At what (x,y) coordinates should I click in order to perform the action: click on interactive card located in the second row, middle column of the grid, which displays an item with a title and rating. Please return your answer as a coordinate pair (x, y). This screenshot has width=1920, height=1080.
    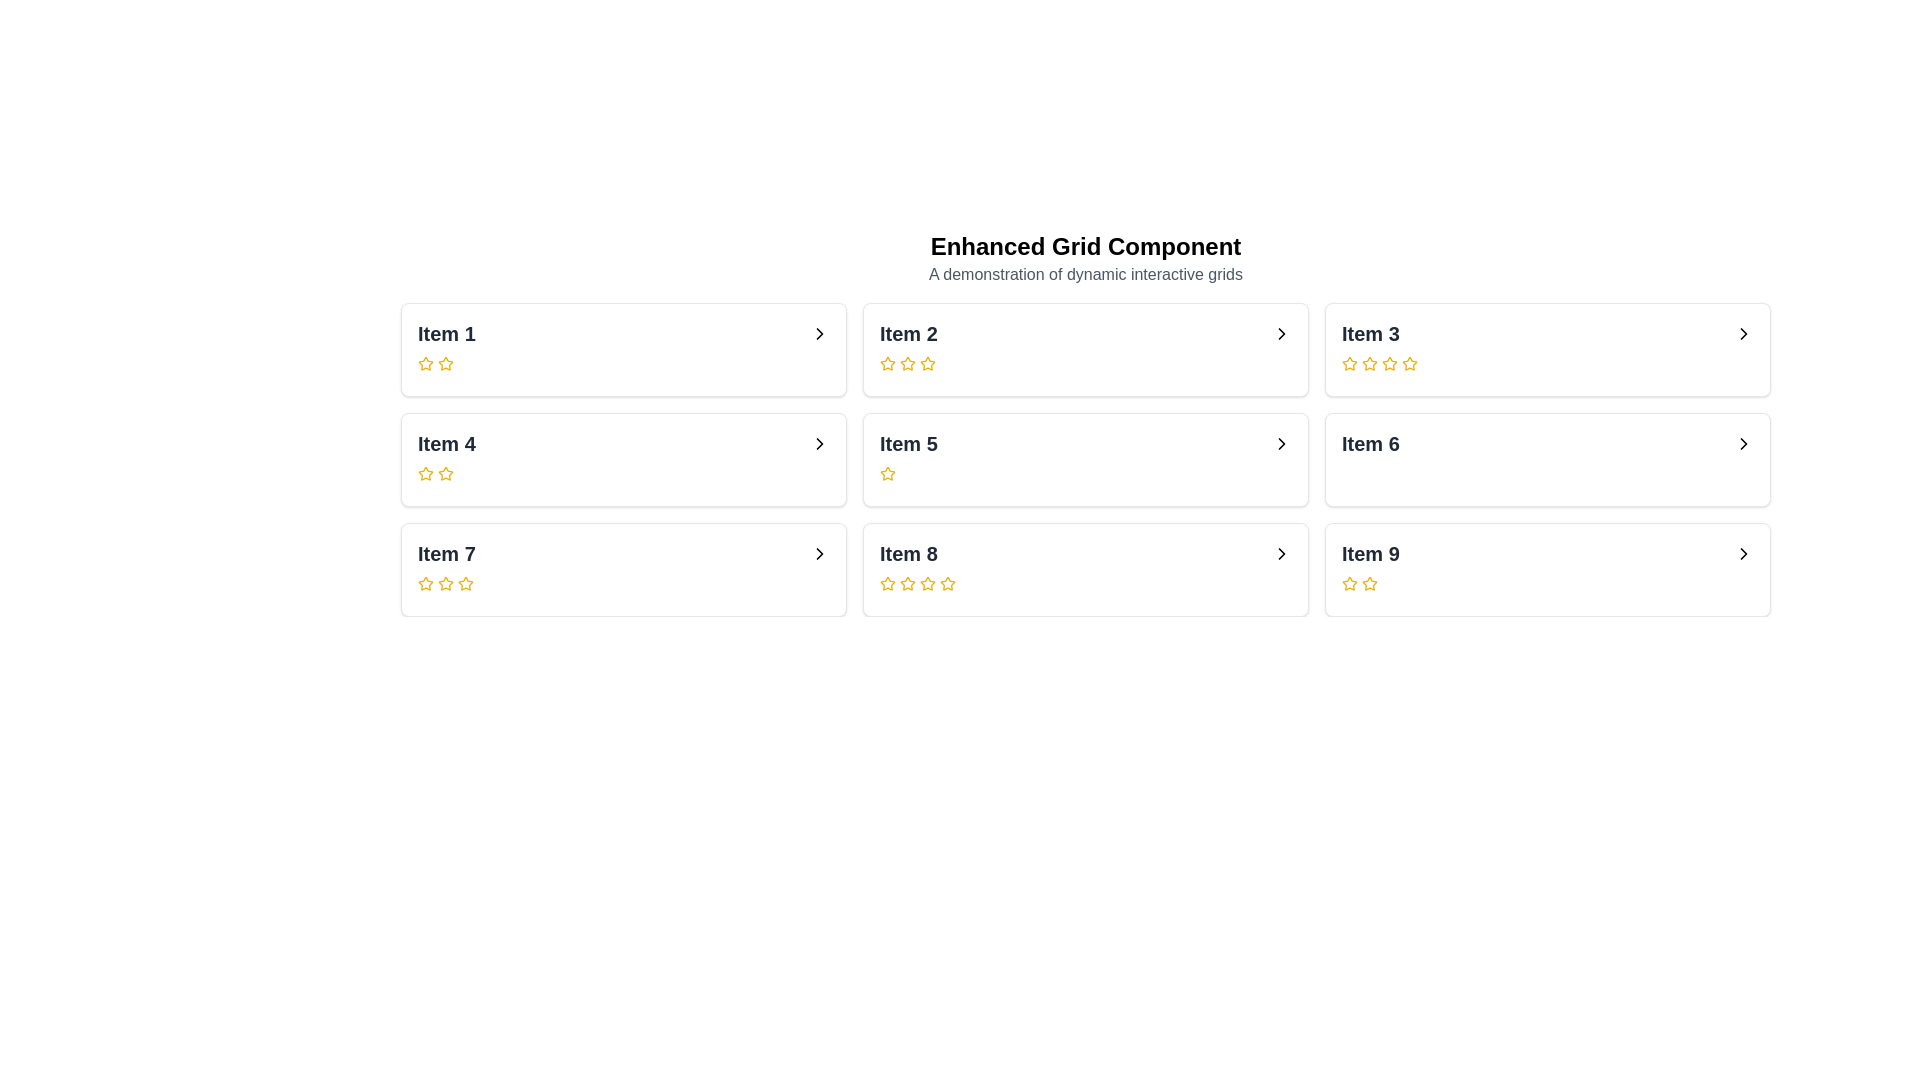
    Looking at the image, I should click on (1084, 459).